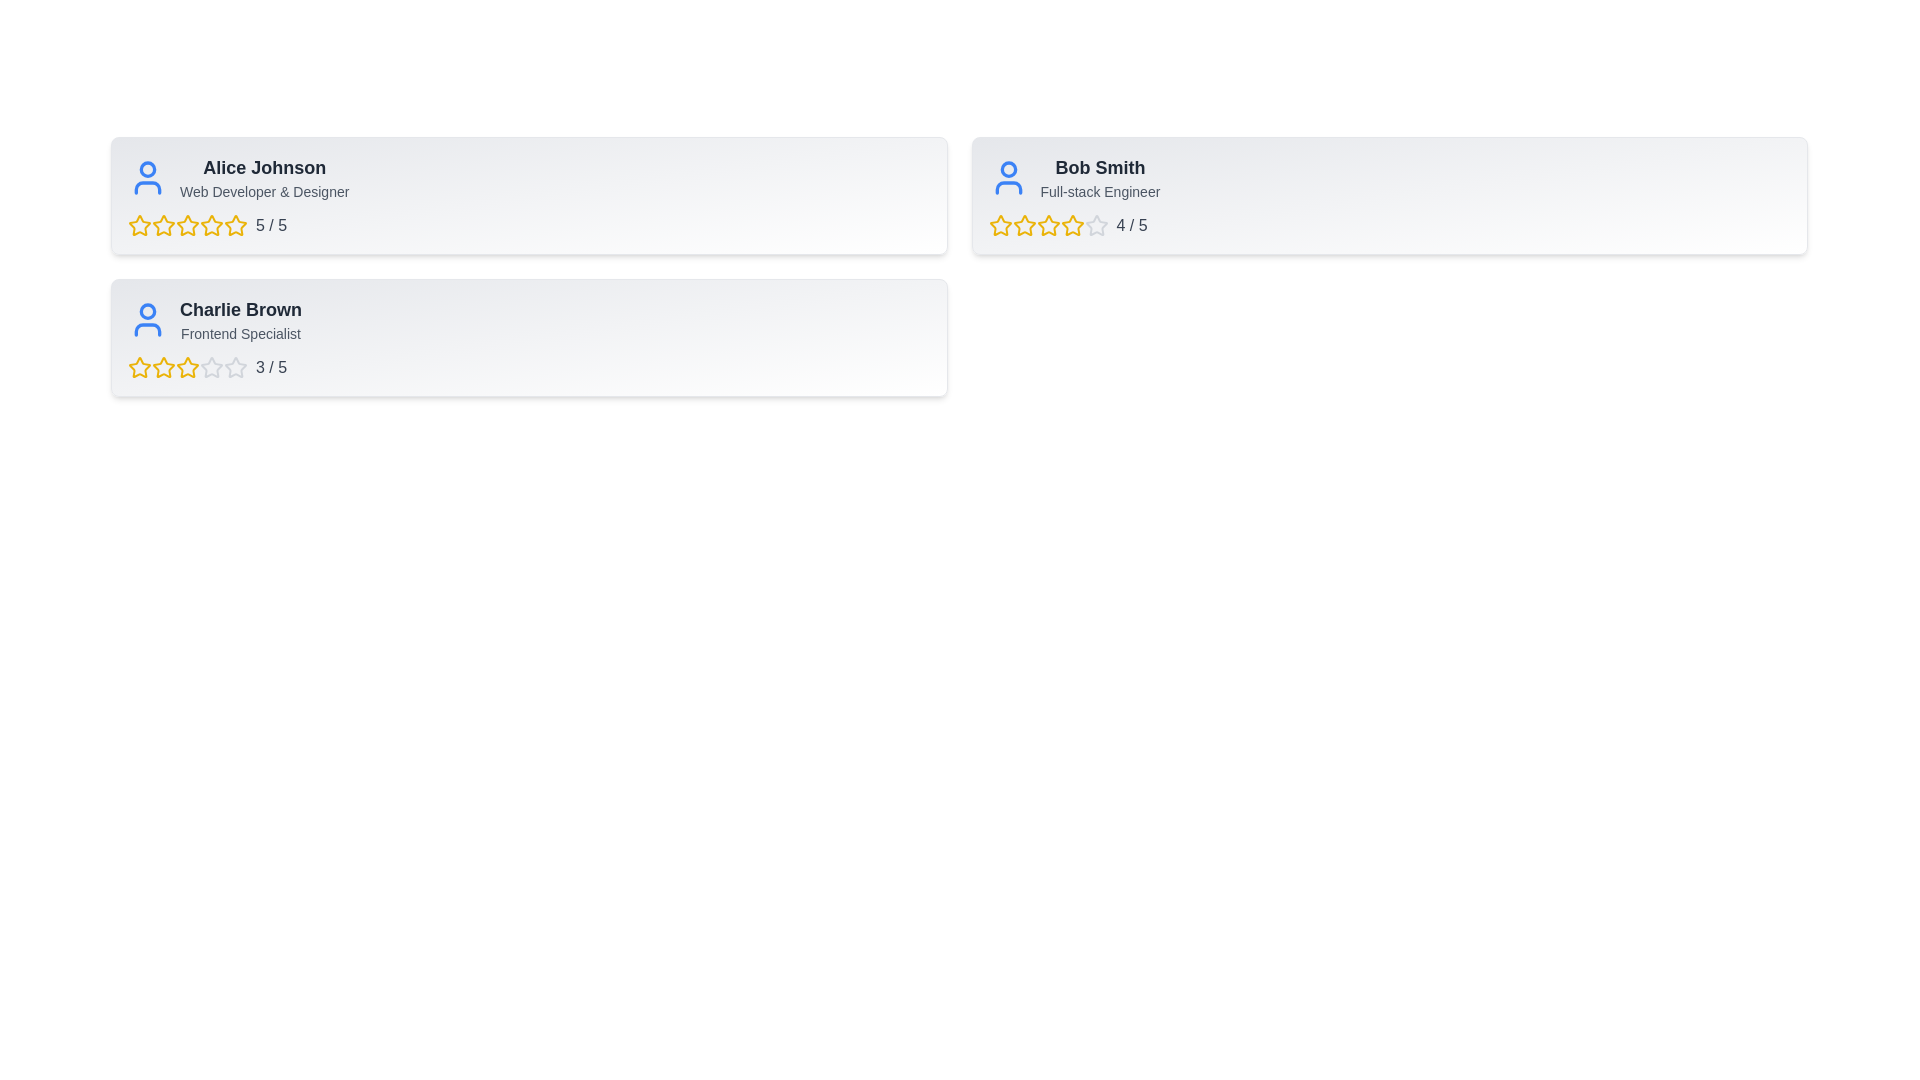 The height and width of the screenshot is (1080, 1920). What do you see at coordinates (1024, 225) in the screenshot?
I see `the 2 star for the user Bob Smith to set their rating` at bounding box center [1024, 225].